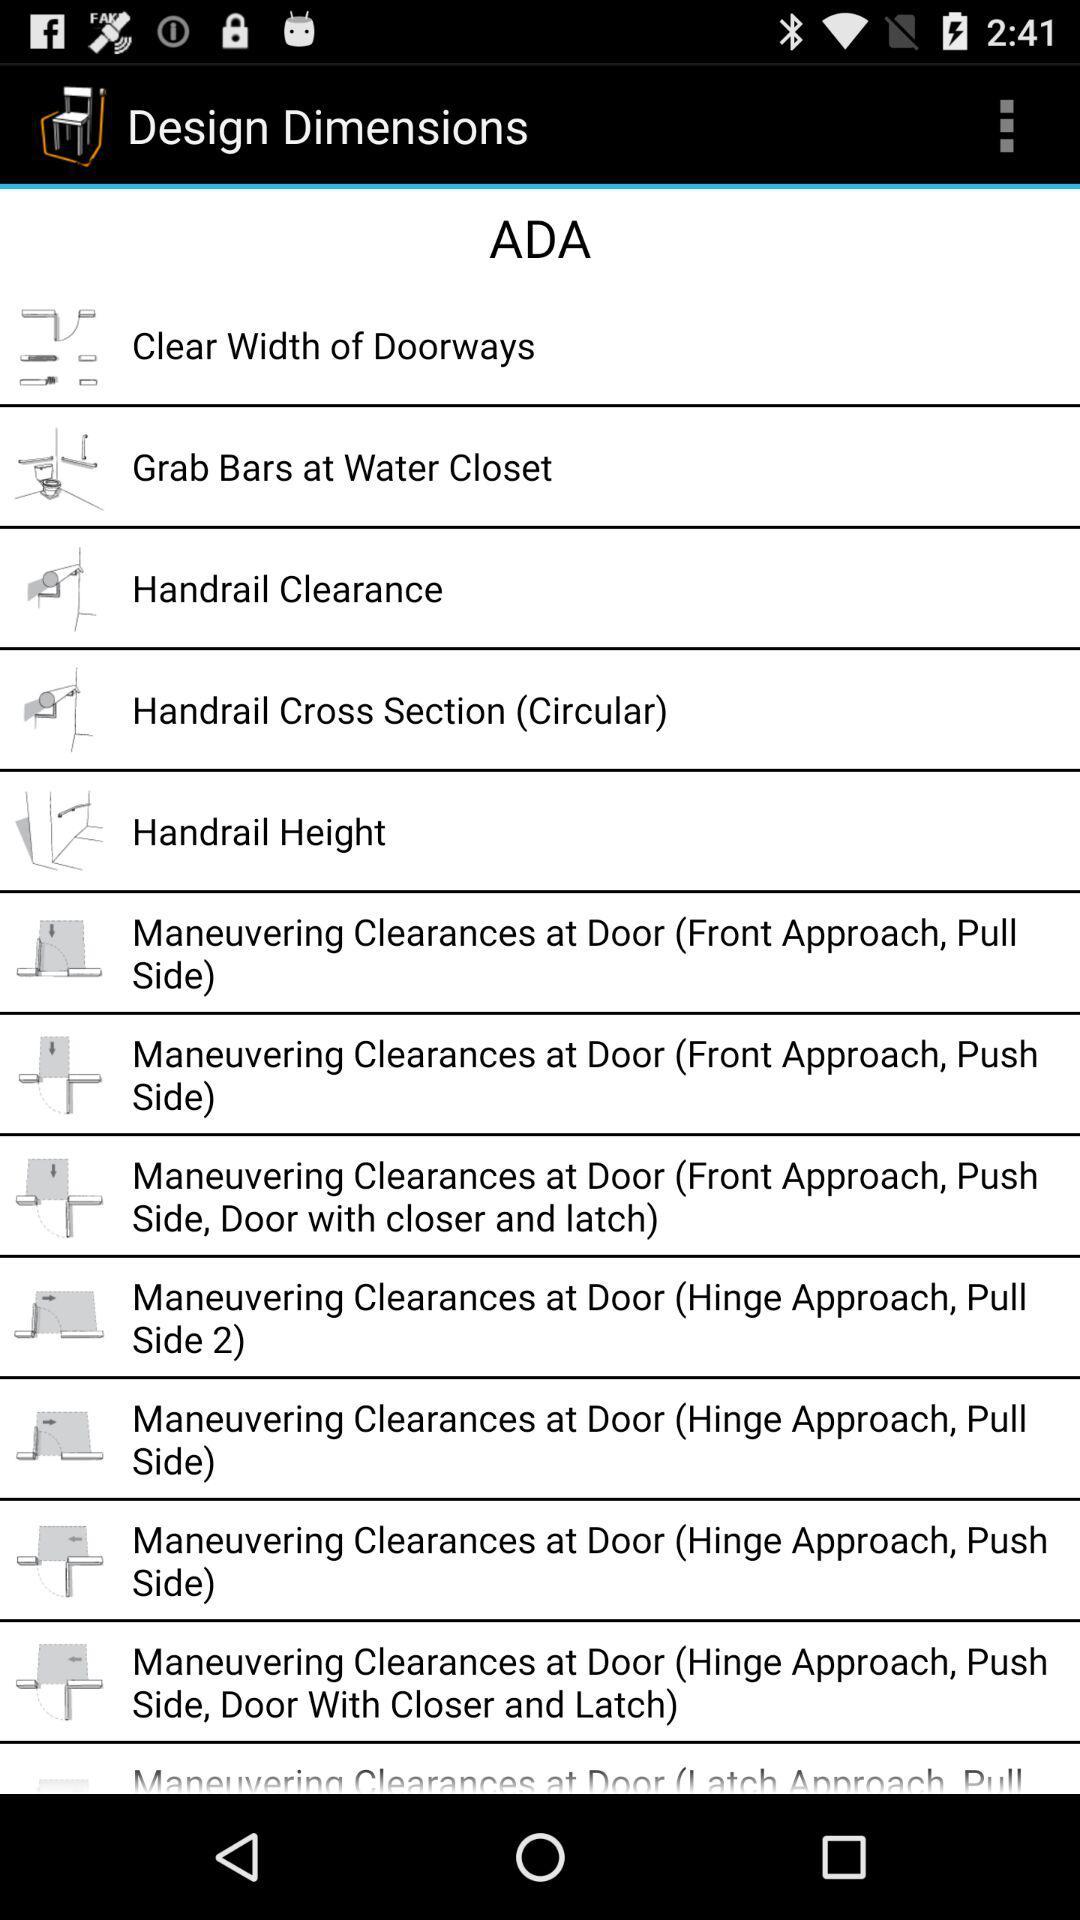 The height and width of the screenshot is (1920, 1080). What do you see at coordinates (598, 587) in the screenshot?
I see `handrail clearance app` at bounding box center [598, 587].